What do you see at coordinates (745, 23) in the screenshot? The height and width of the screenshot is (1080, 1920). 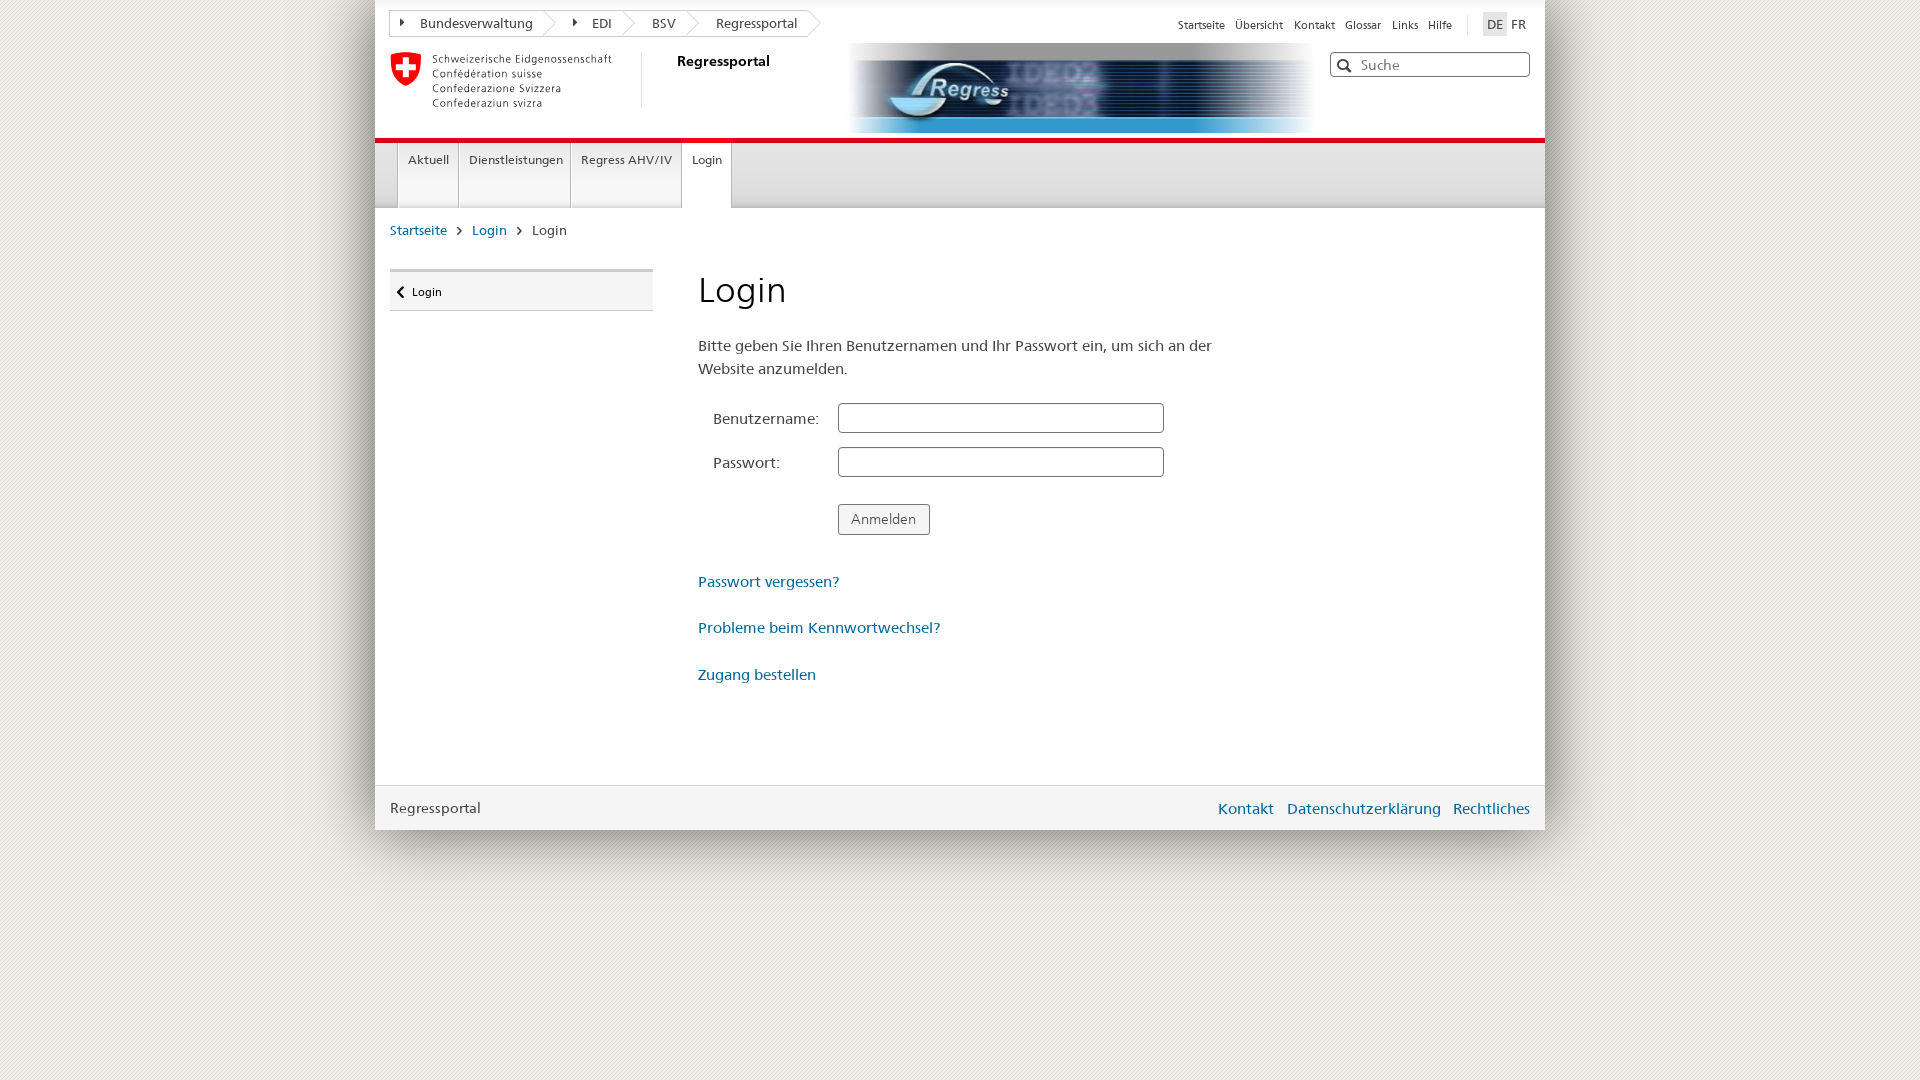 I see `'Regressportal'` at bounding box center [745, 23].